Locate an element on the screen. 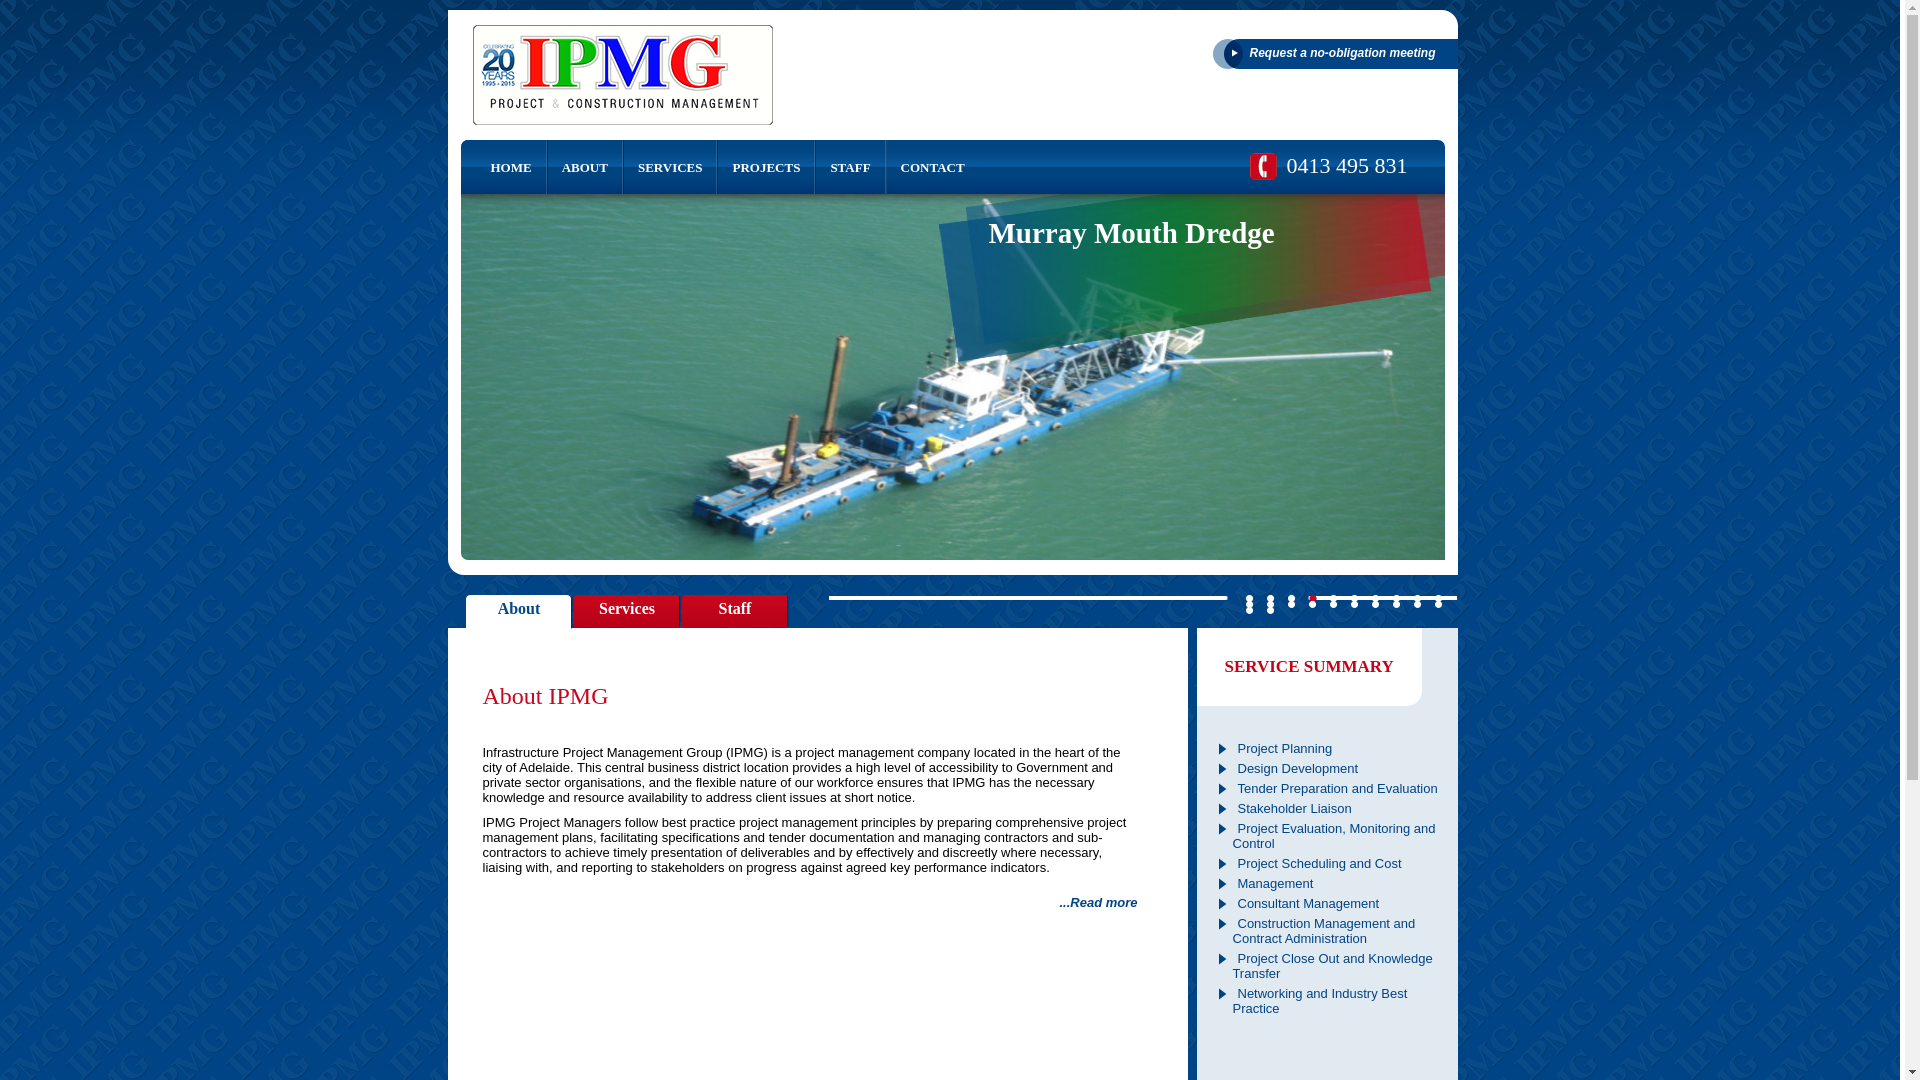 The height and width of the screenshot is (1080, 1920). '20' is located at coordinates (1437, 603).